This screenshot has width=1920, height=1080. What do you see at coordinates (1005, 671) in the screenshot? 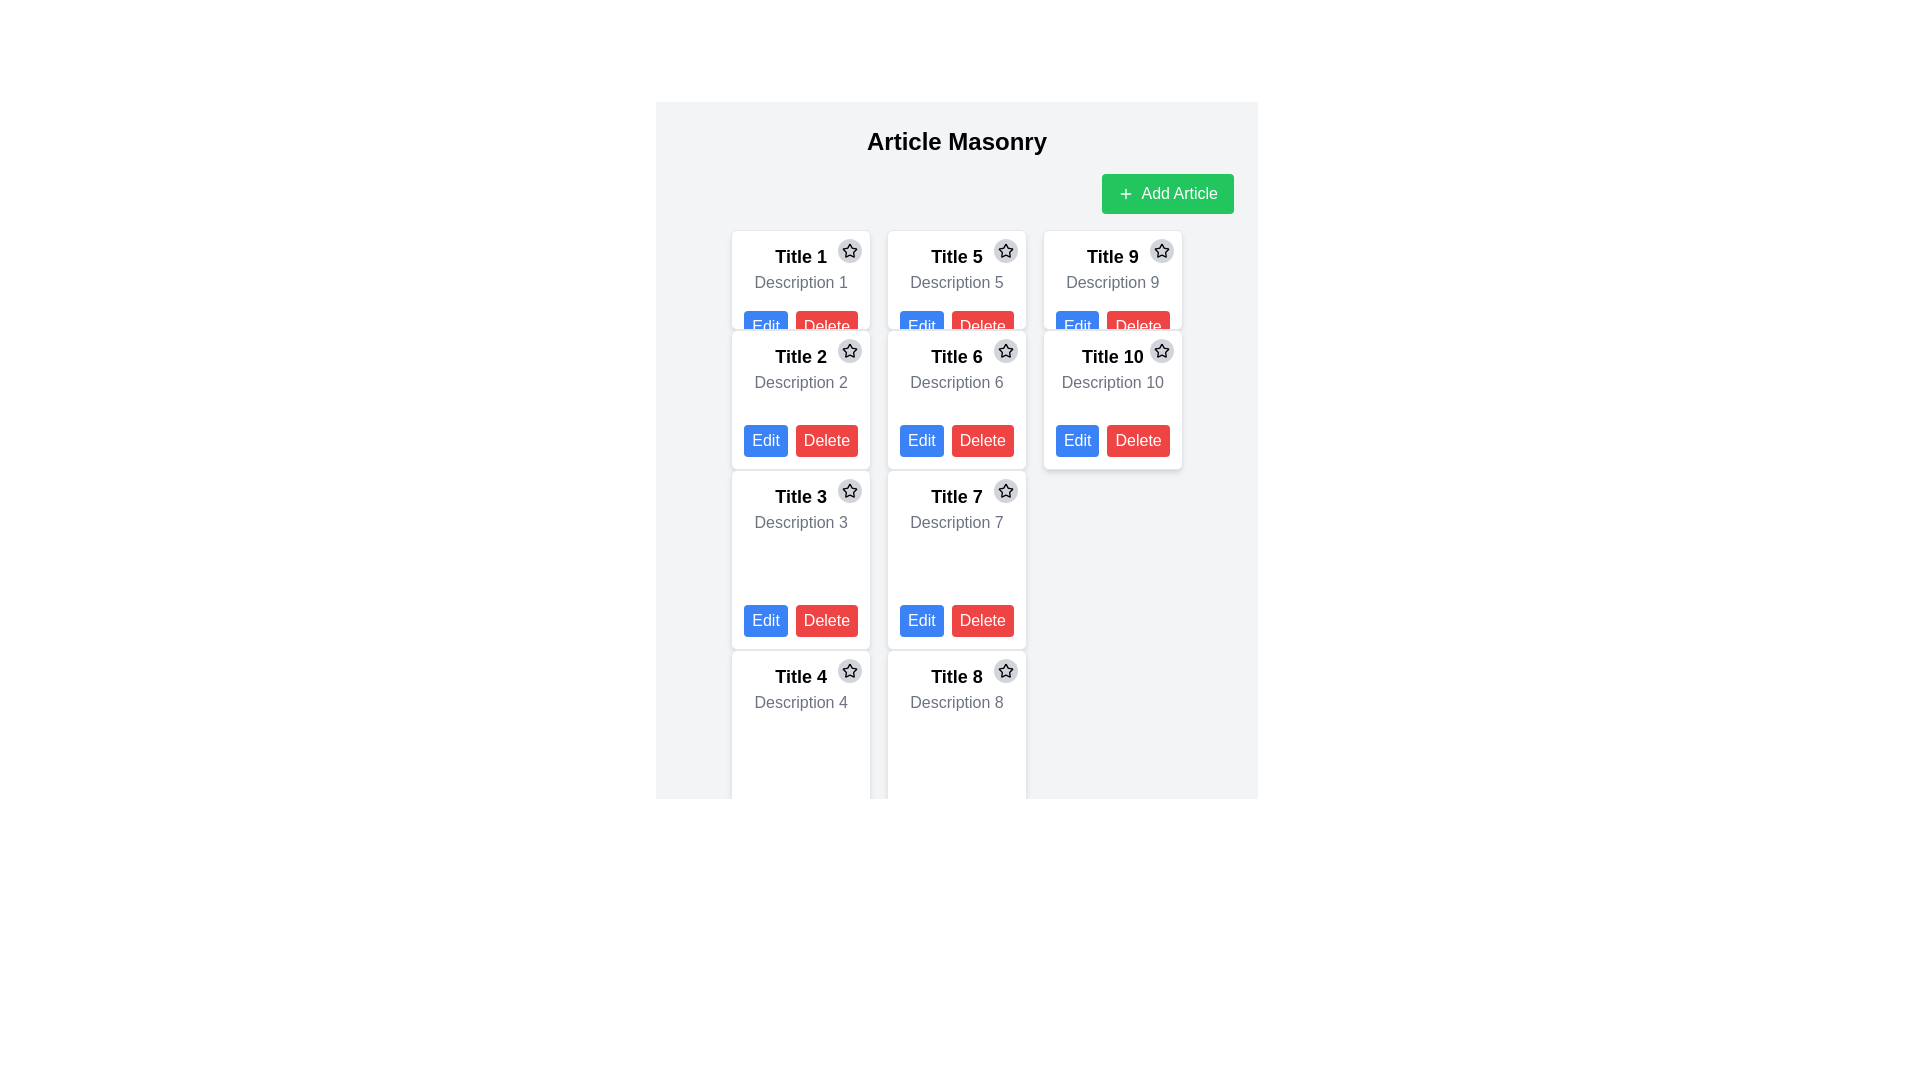
I see `the circular button with a star icon in the top-right corner of the card displaying 'Title 8'` at bounding box center [1005, 671].